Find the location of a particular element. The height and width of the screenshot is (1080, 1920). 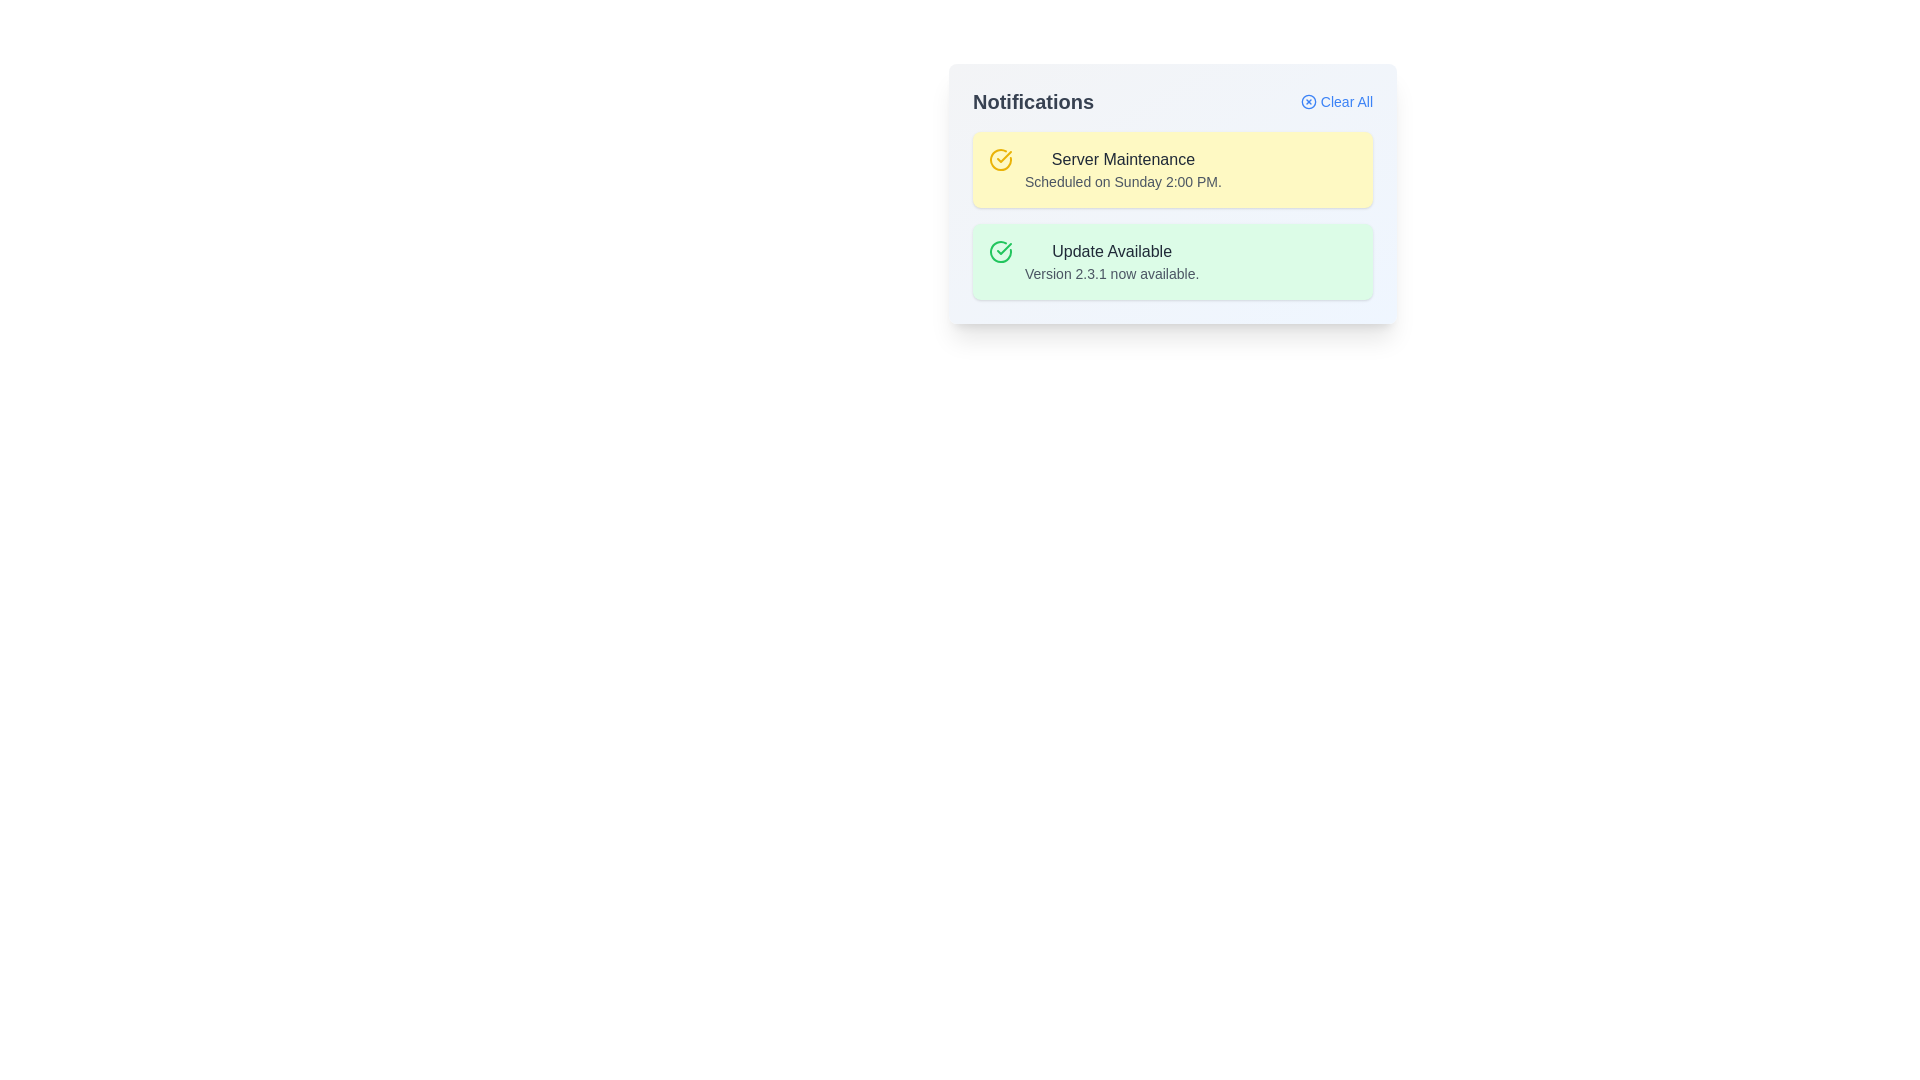

text label located at the top of the second notification card in the 'Notifications' section, which serves as a heading for the notification message is located at coordinates (1111, 250).